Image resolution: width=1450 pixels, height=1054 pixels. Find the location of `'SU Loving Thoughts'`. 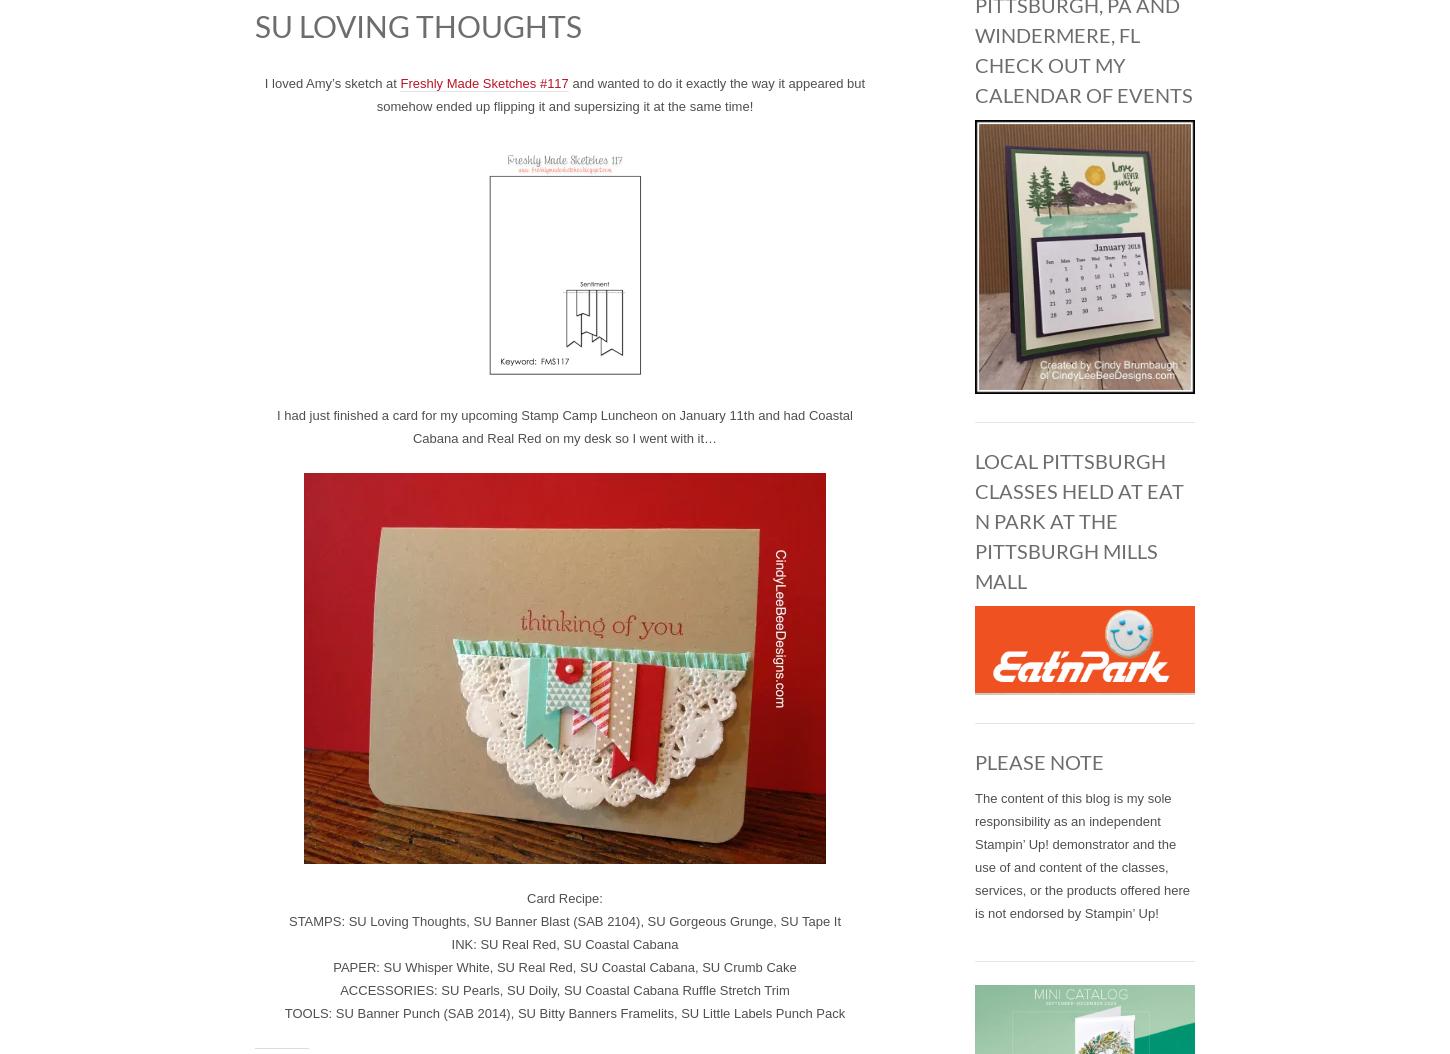

'SU Loving Thoughts' is located at coordinates (417, 24).